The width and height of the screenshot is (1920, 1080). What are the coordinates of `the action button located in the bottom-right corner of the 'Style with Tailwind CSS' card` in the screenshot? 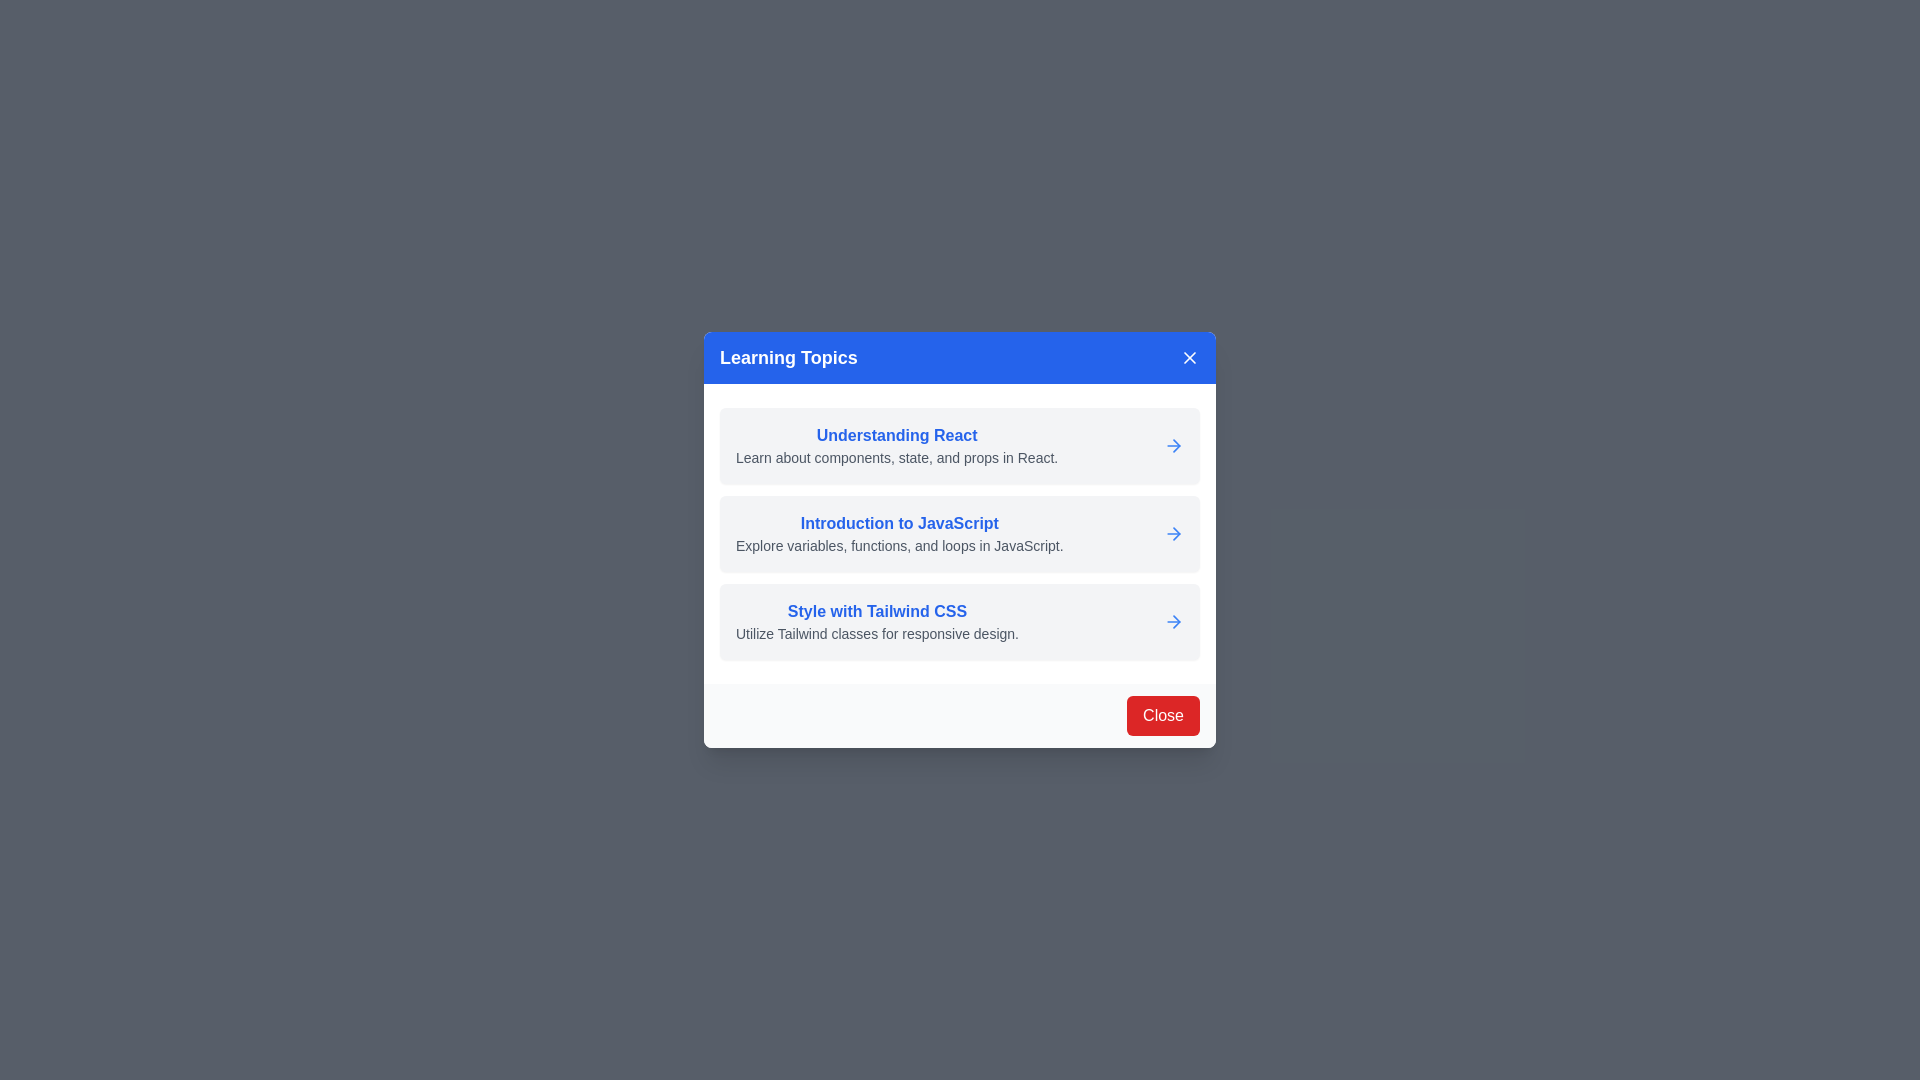 It's located at (1174, 620).